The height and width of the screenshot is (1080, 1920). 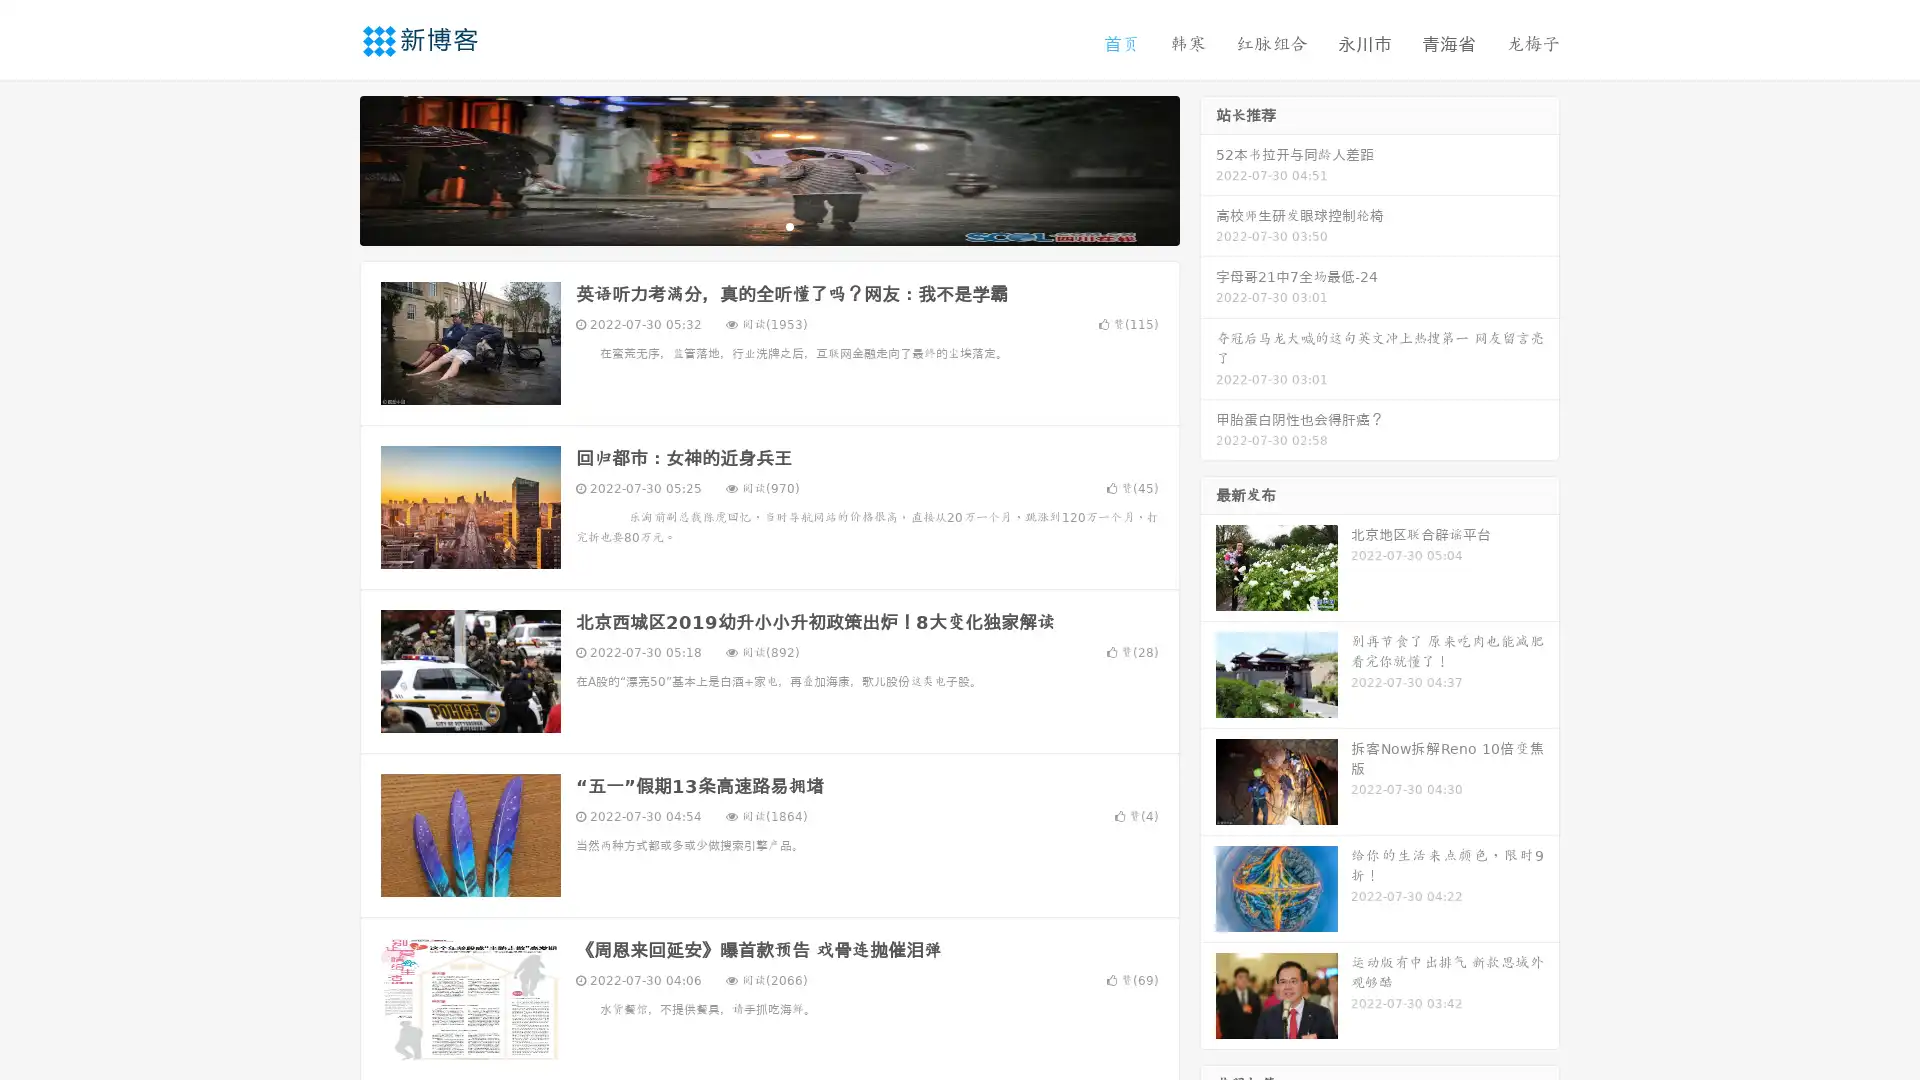 What do you see at coordinates (789, 225) in the screenshot?
I see `Go to slide 3` at bounding box center [789, 225].